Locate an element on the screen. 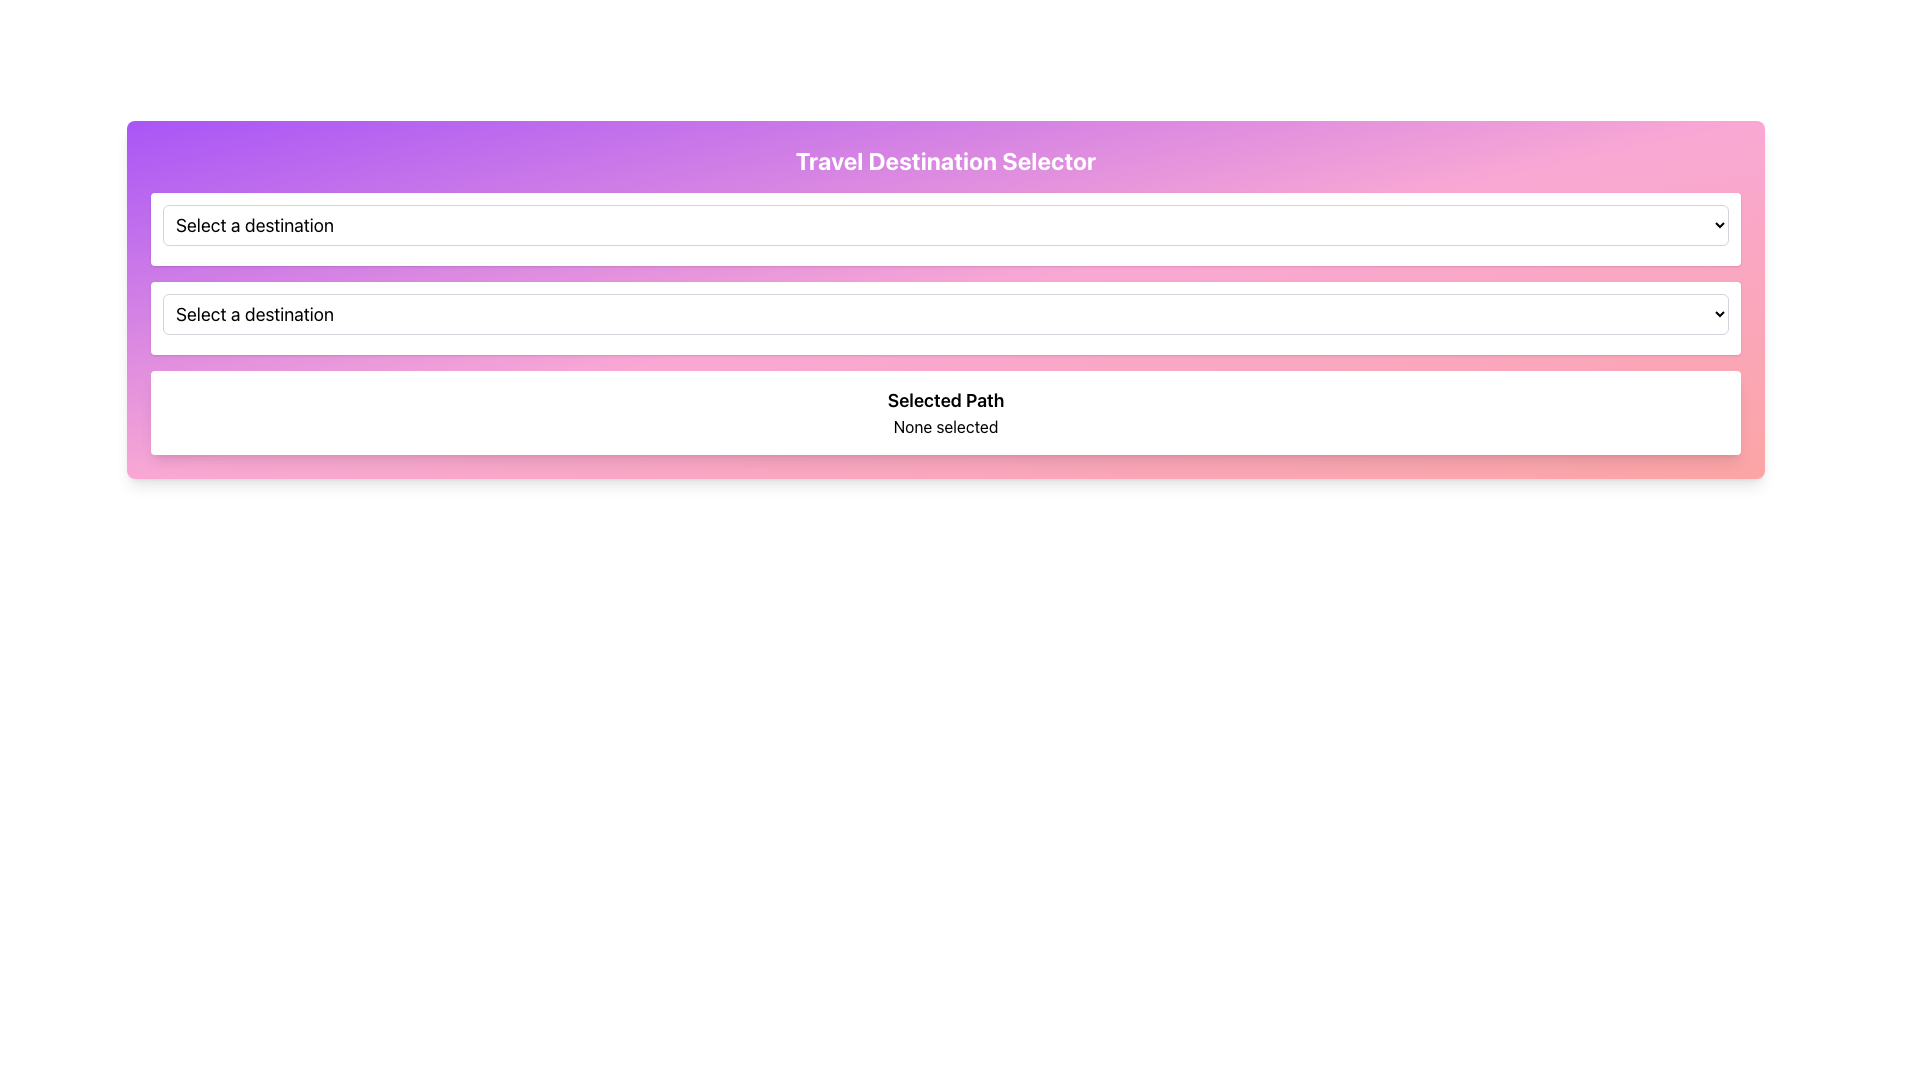  the dropdown menu styled with a white background and gray border by tabbing into it is located at coordinates (944, 314).